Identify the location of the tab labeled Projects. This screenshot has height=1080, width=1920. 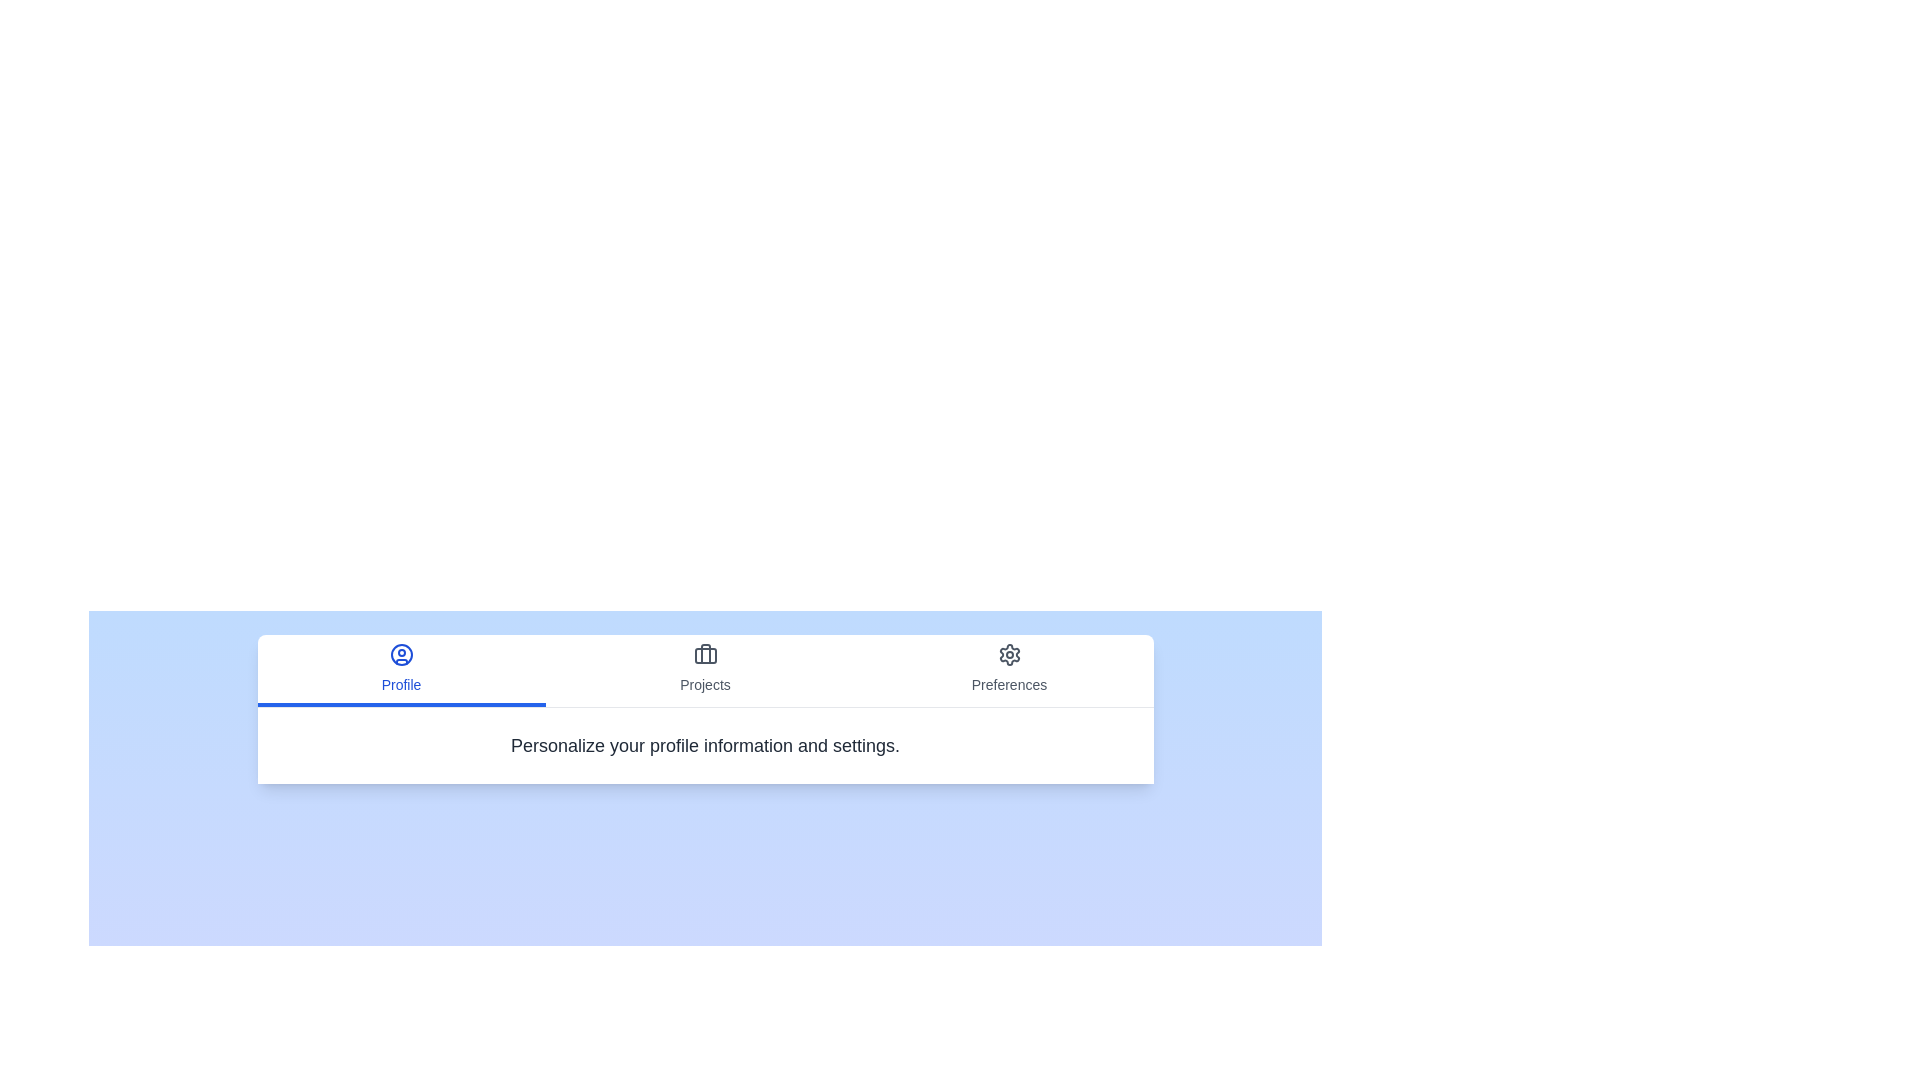
(705, 671).